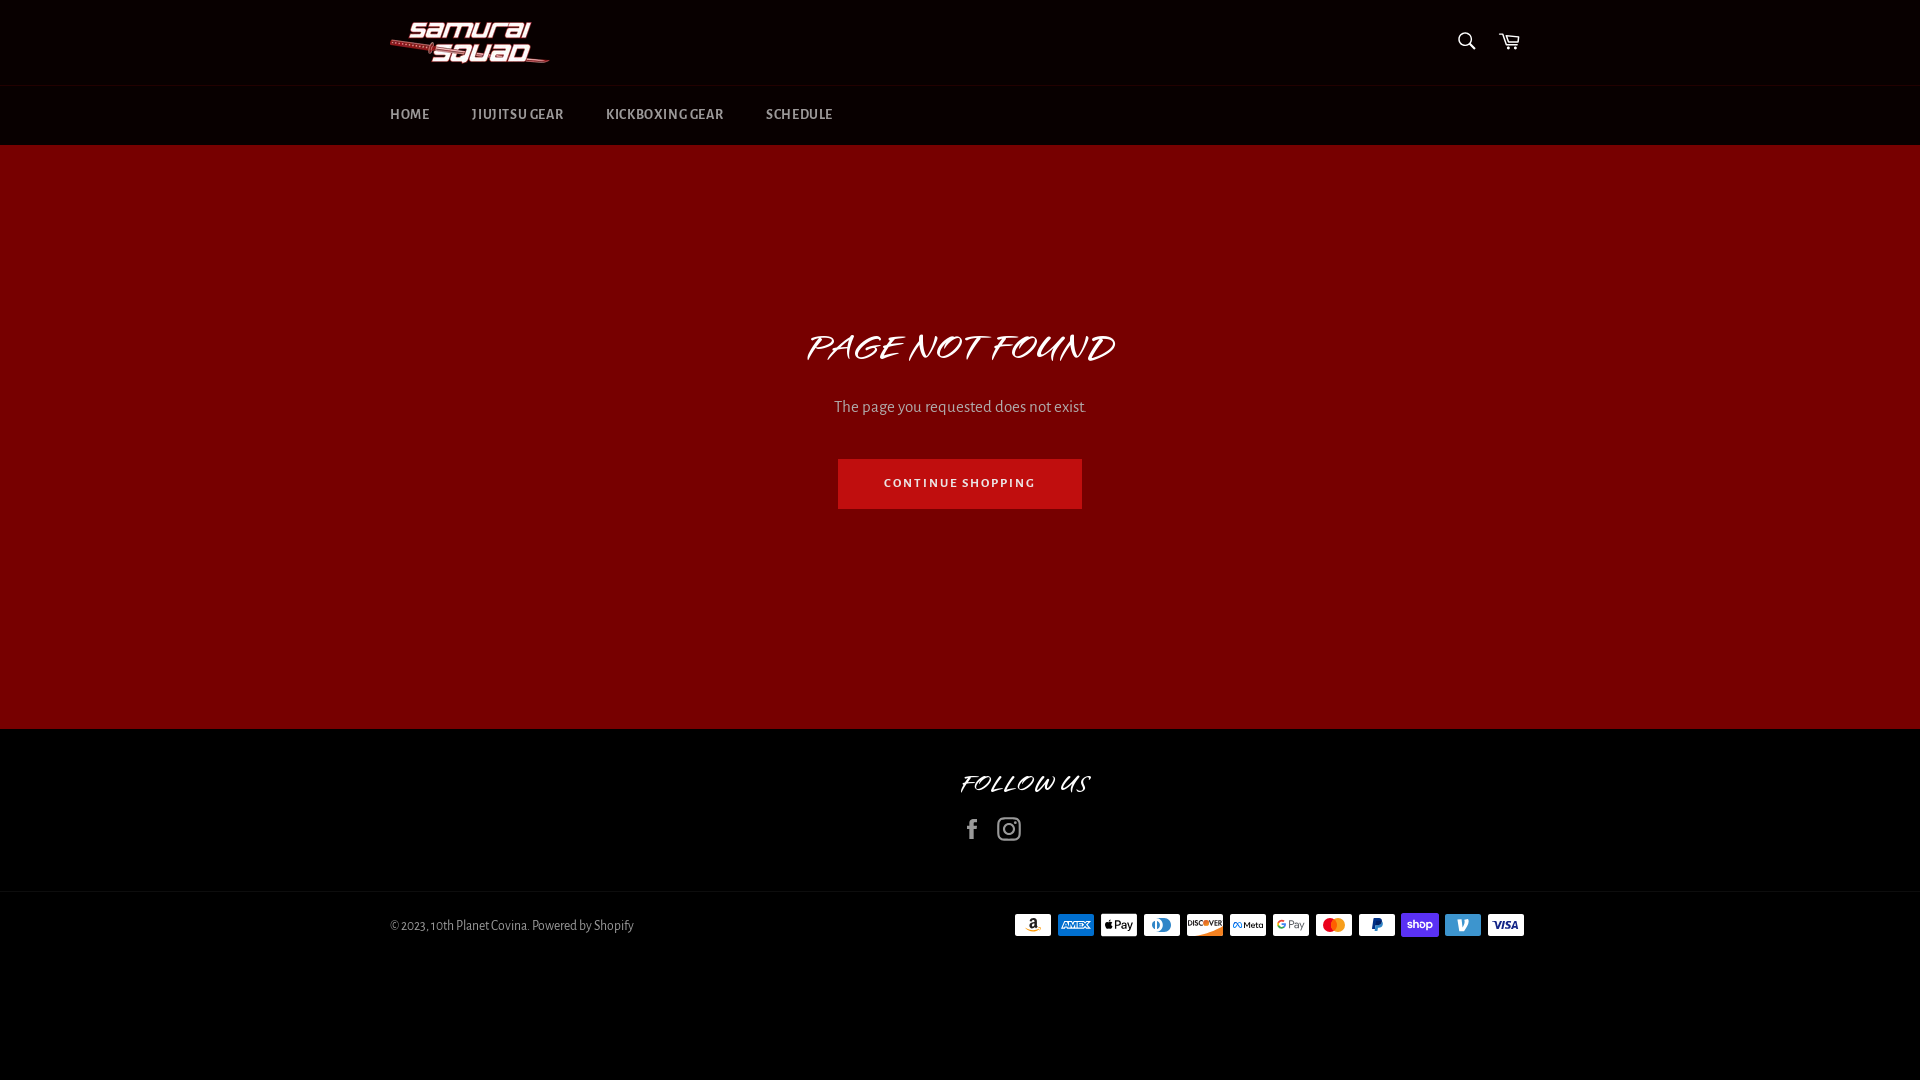 Image resolution: width=1920 pixels, height=1080 pixels. I want to click on 'KICKBOXING GEAR', so click(664, 115).